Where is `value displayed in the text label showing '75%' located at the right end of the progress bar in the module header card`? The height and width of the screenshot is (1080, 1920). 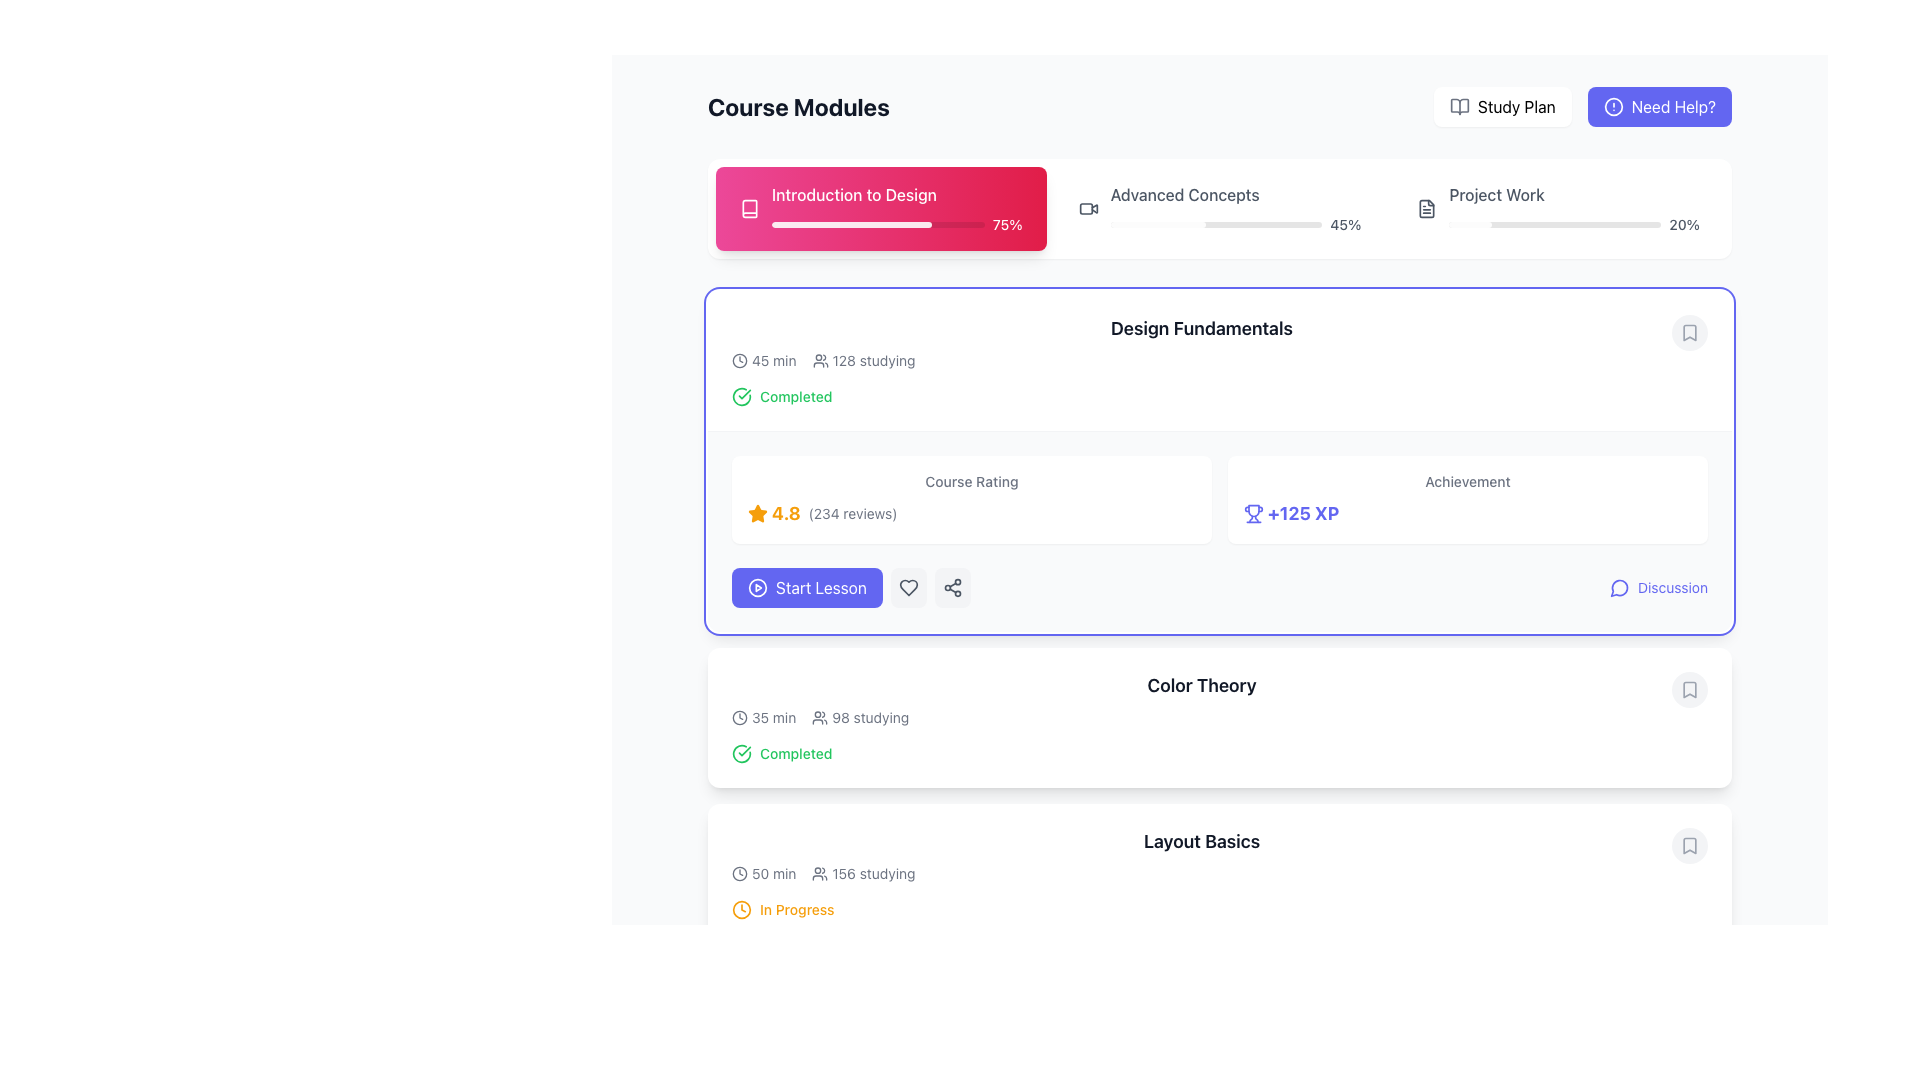
value displayed in the text label showing '75%' located at the right end of the progress bar in the module header card is located at coordinates (1007, 224).